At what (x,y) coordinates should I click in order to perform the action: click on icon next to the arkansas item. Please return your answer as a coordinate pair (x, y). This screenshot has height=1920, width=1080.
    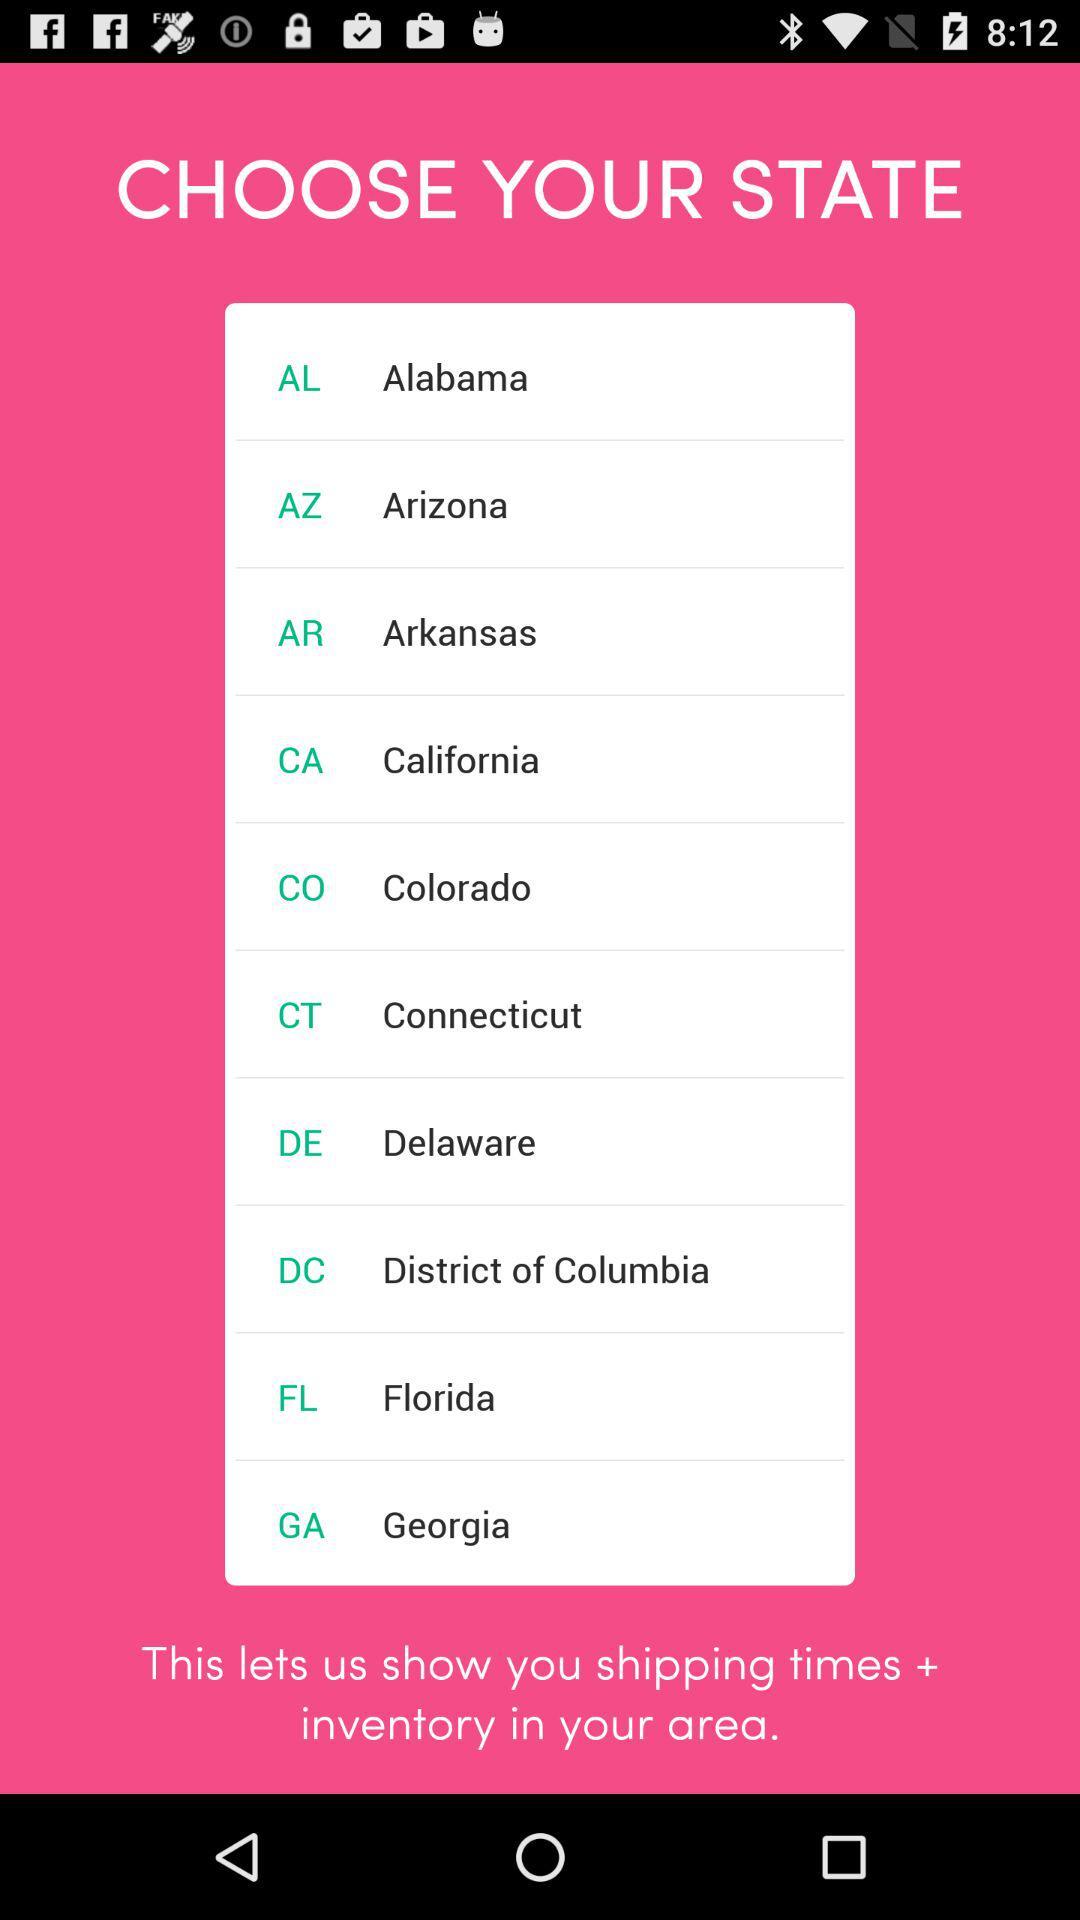
    Looking at the image, I should click on (300, 630).